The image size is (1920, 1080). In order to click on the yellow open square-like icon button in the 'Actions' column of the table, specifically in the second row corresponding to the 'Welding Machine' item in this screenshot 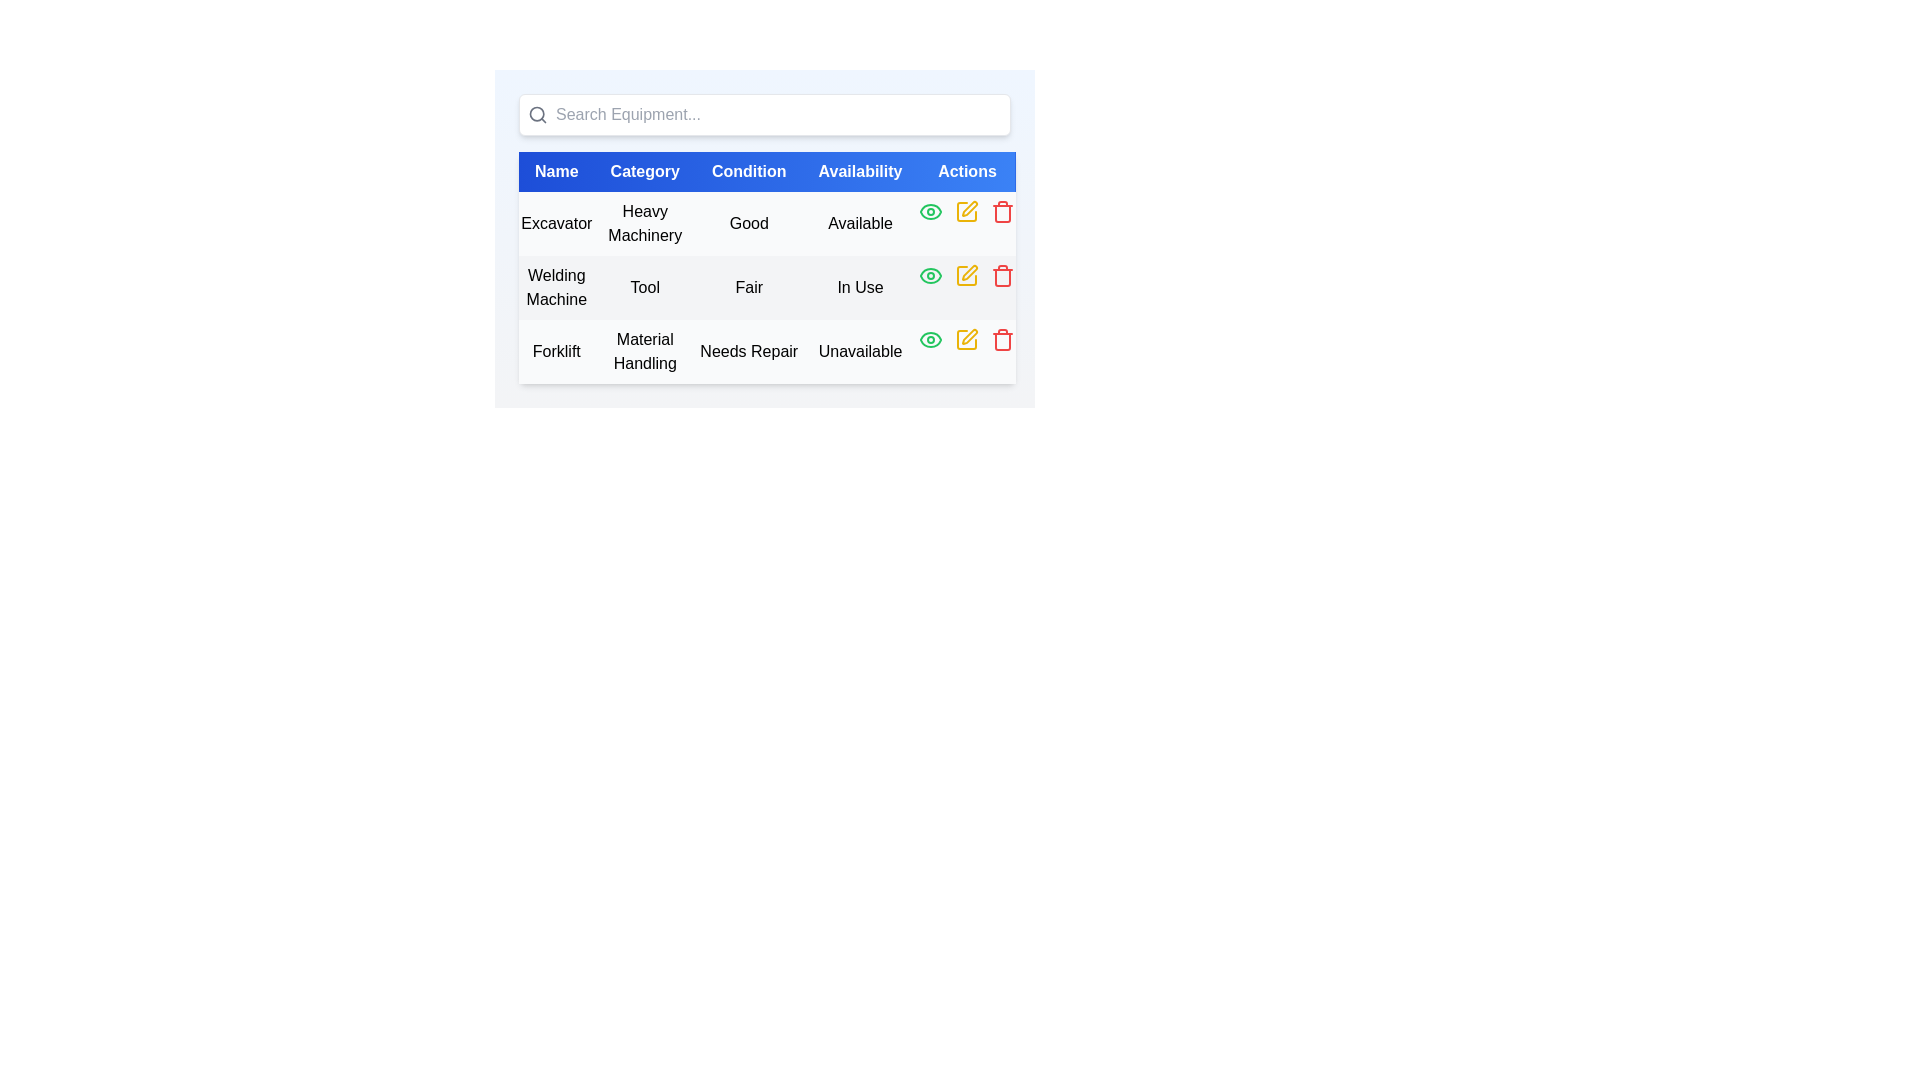, I will do `click(967, 276)`.